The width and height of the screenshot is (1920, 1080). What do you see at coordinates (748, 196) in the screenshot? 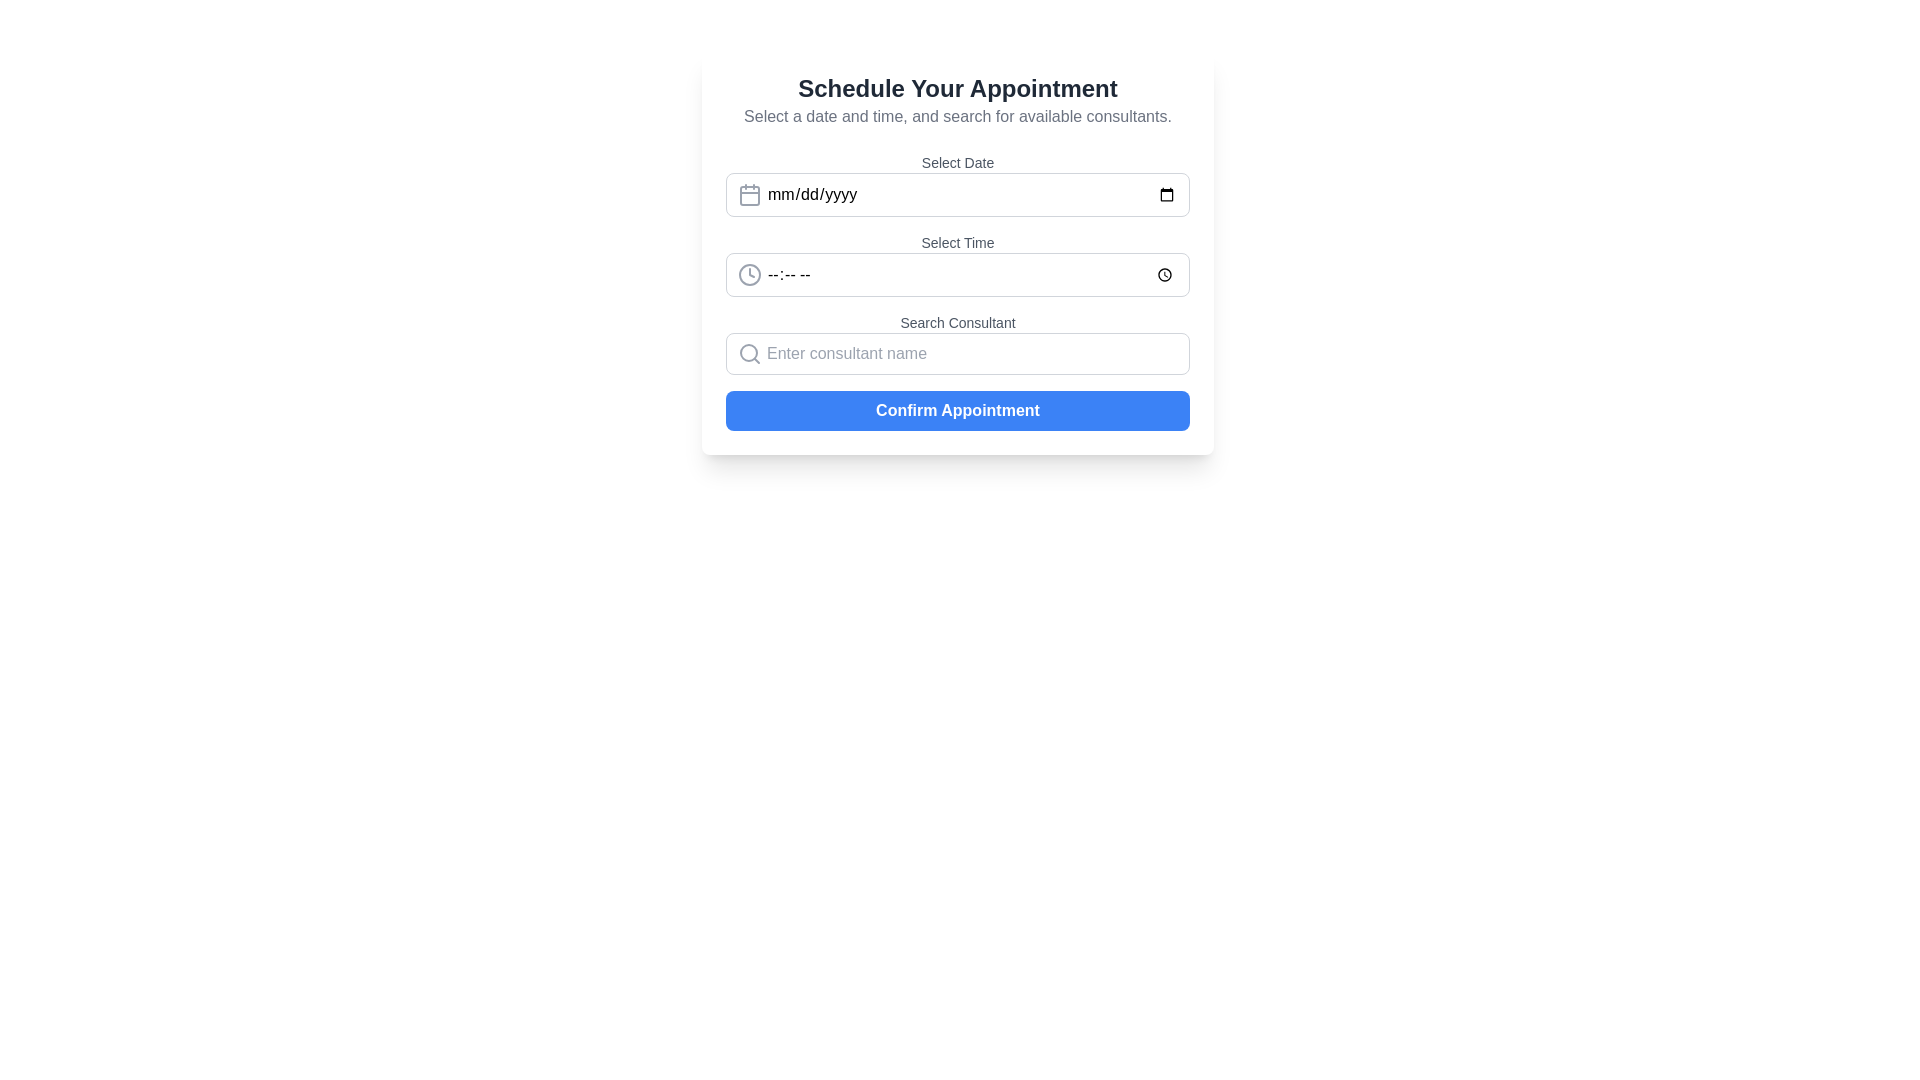
I see `the Icon component of the calendar icon, which is located to the left of the 'Select Date' text box` at bounding box center [748, 196].